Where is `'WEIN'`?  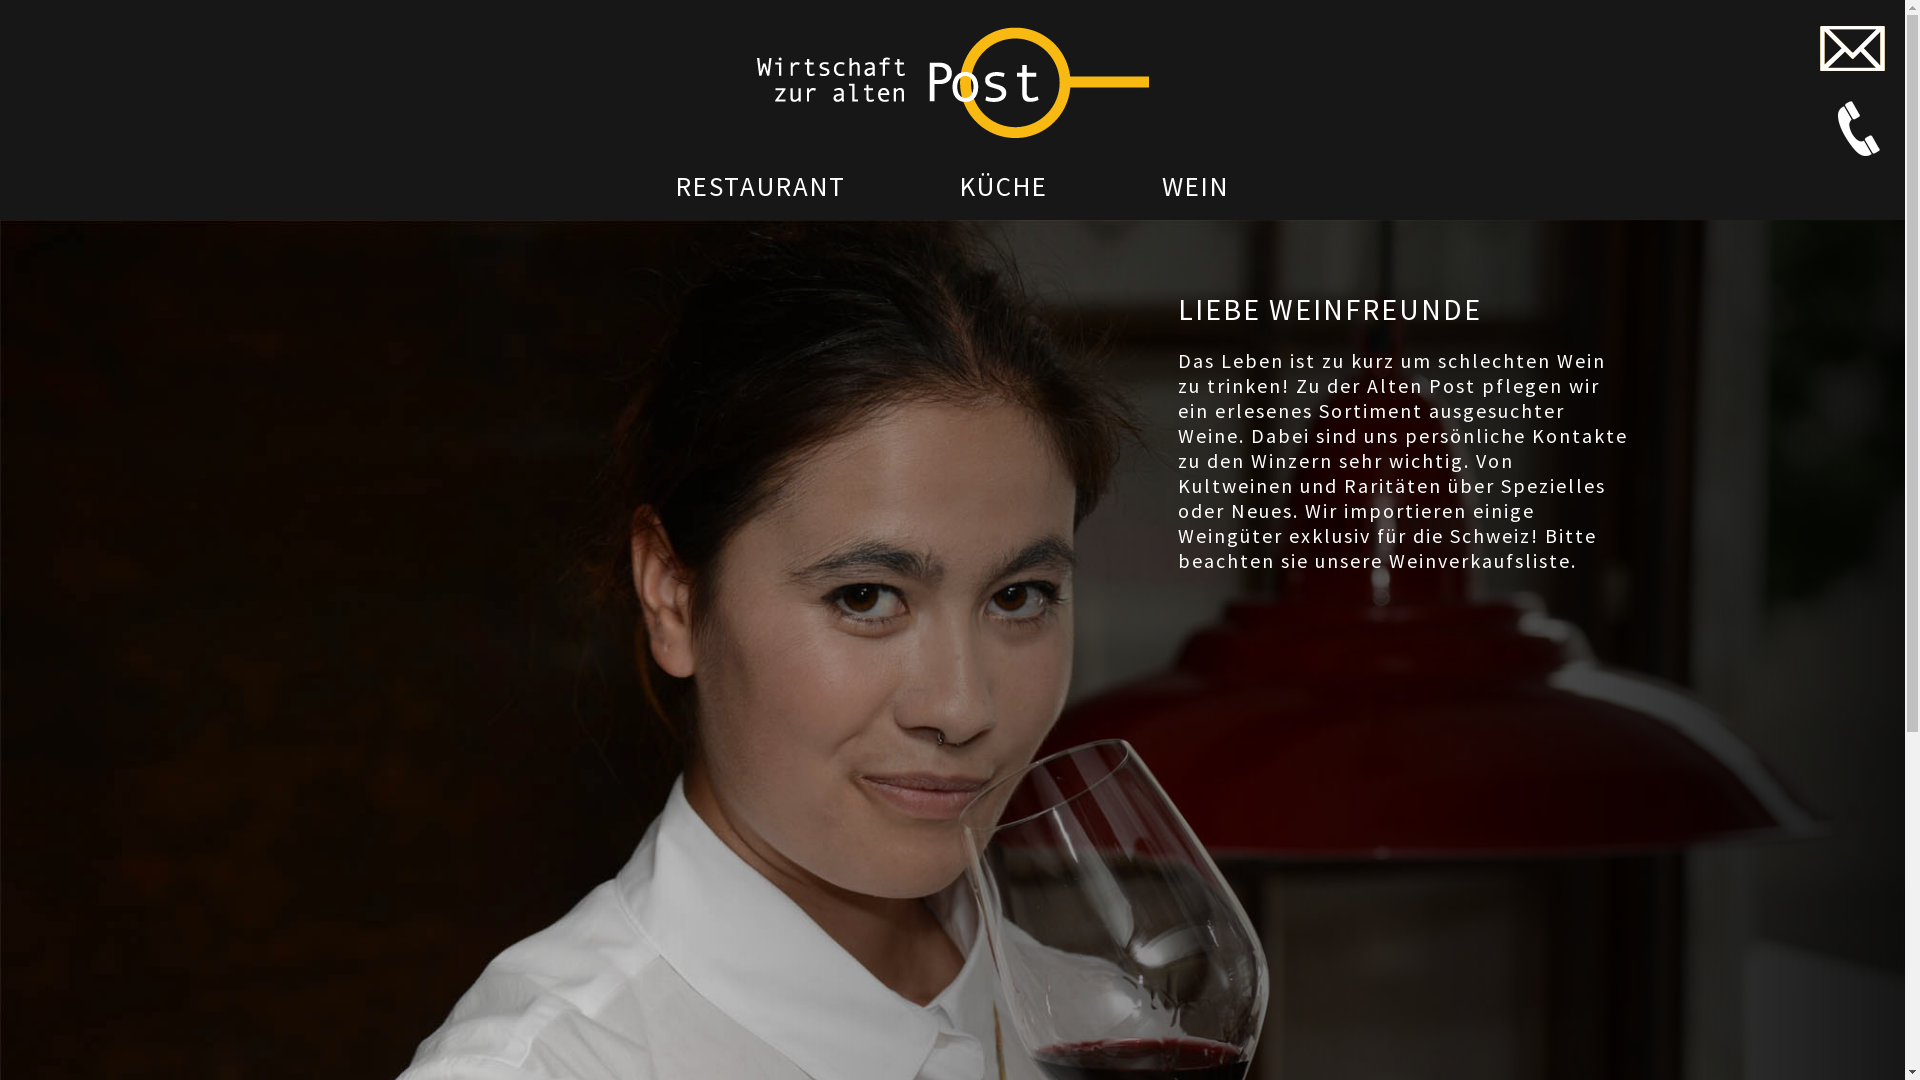
'WEIN' is located at coordinates (1195, 185).